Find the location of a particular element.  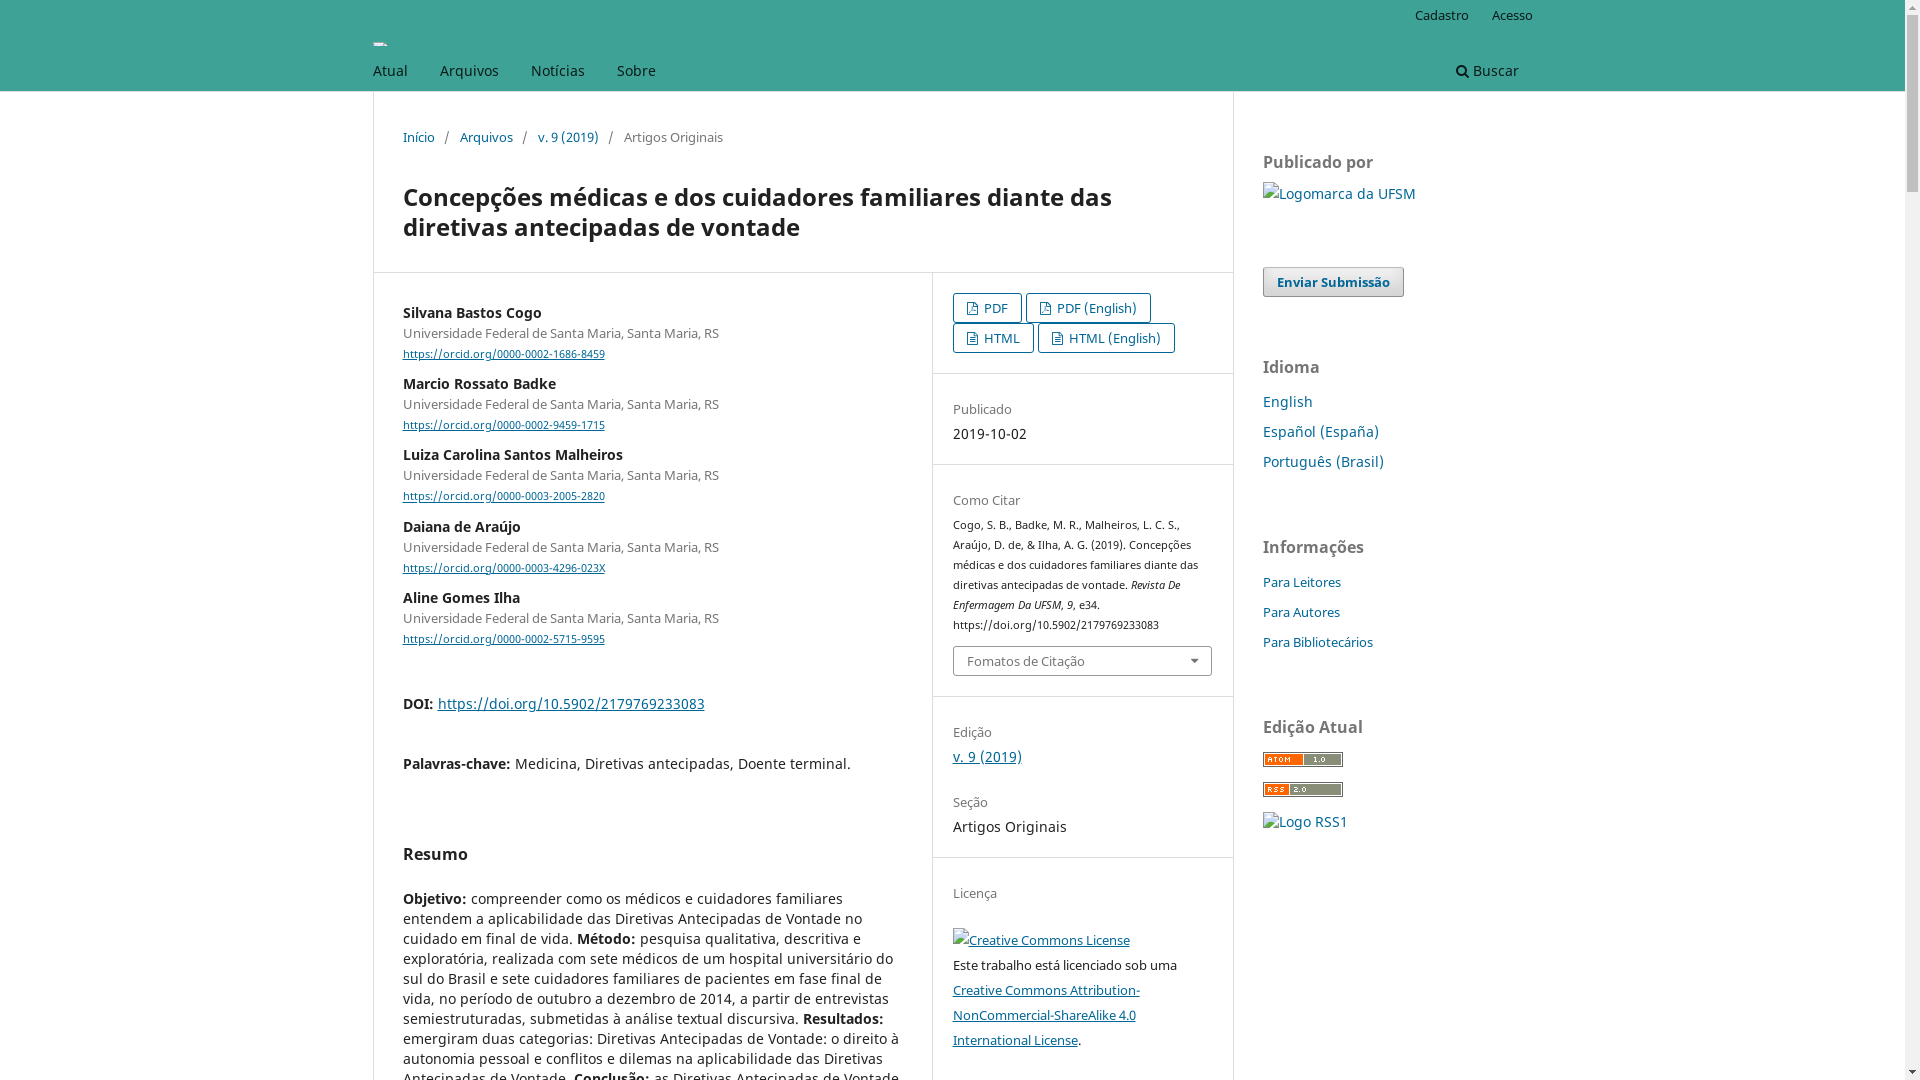

'Arquivos' is located at coordinates (467, 72).